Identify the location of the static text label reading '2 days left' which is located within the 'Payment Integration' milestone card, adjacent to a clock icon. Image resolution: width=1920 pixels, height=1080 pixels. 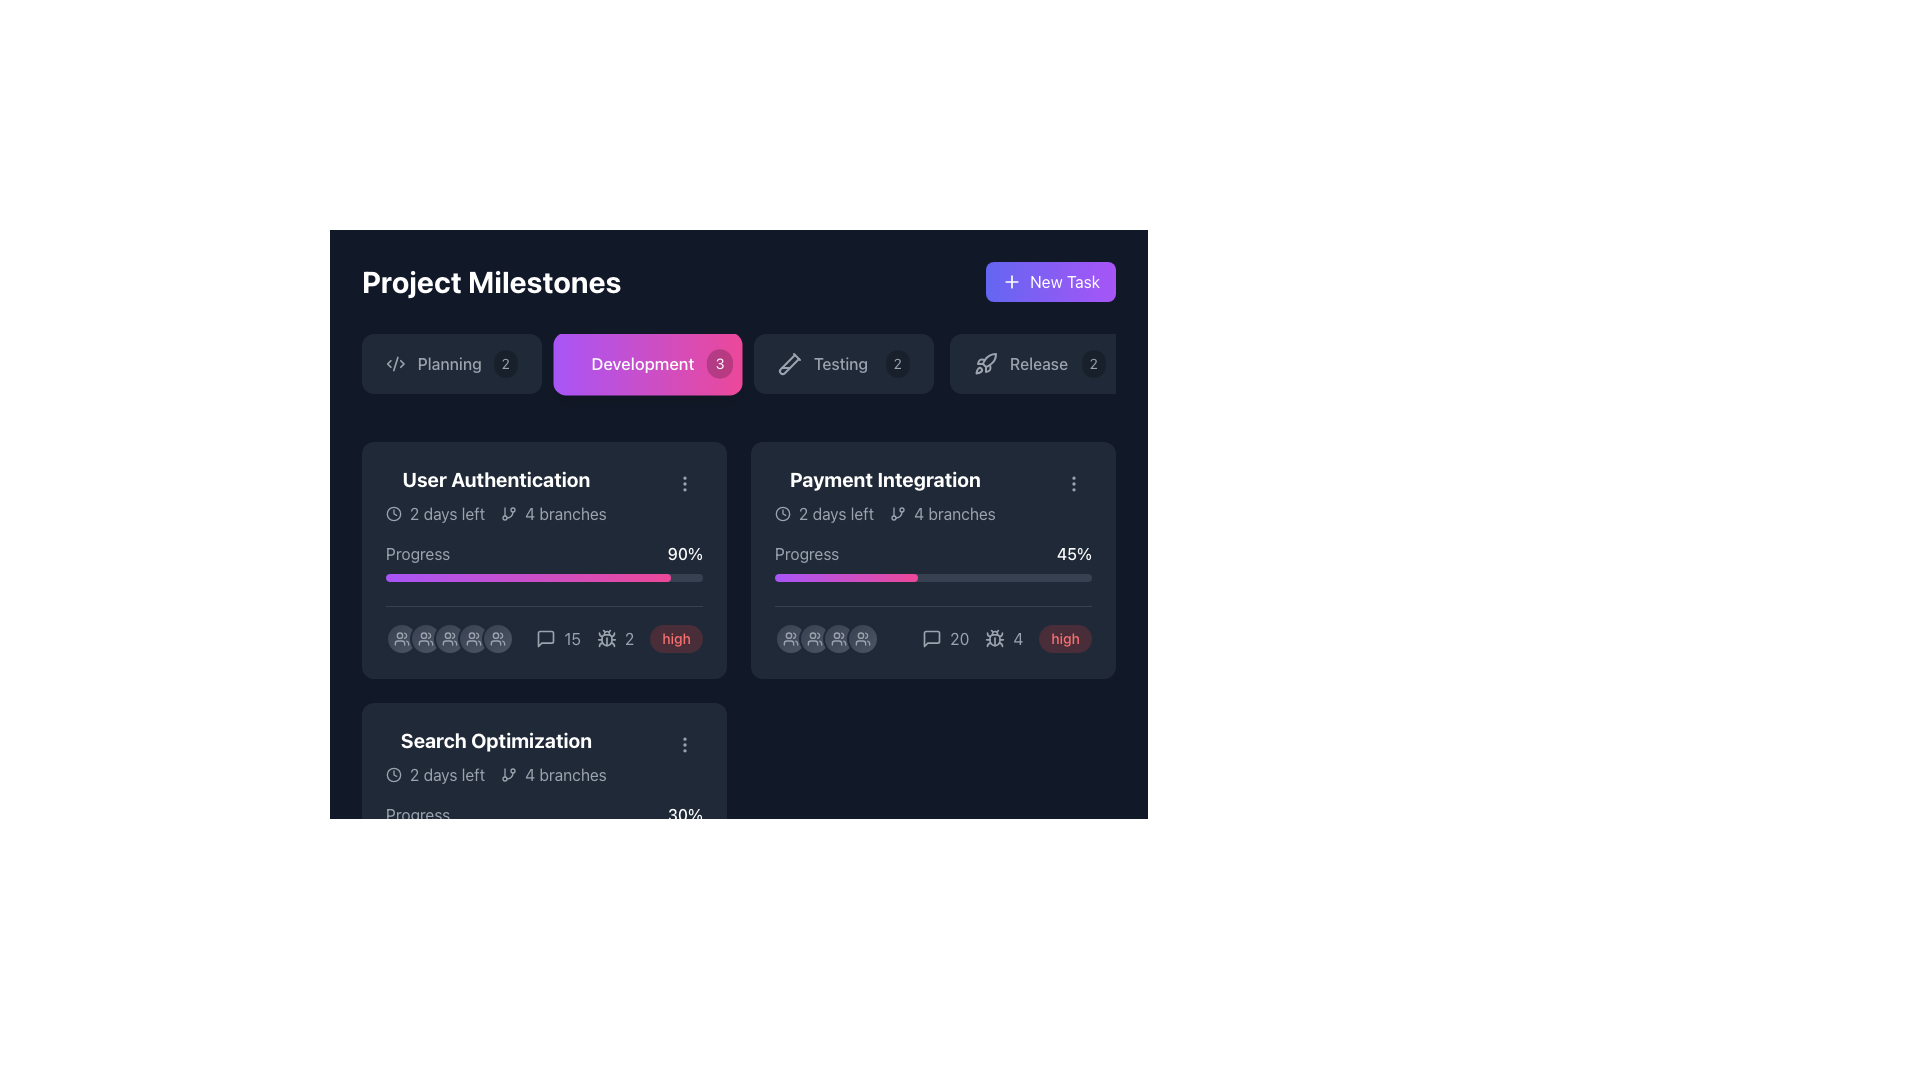
(836, 512).